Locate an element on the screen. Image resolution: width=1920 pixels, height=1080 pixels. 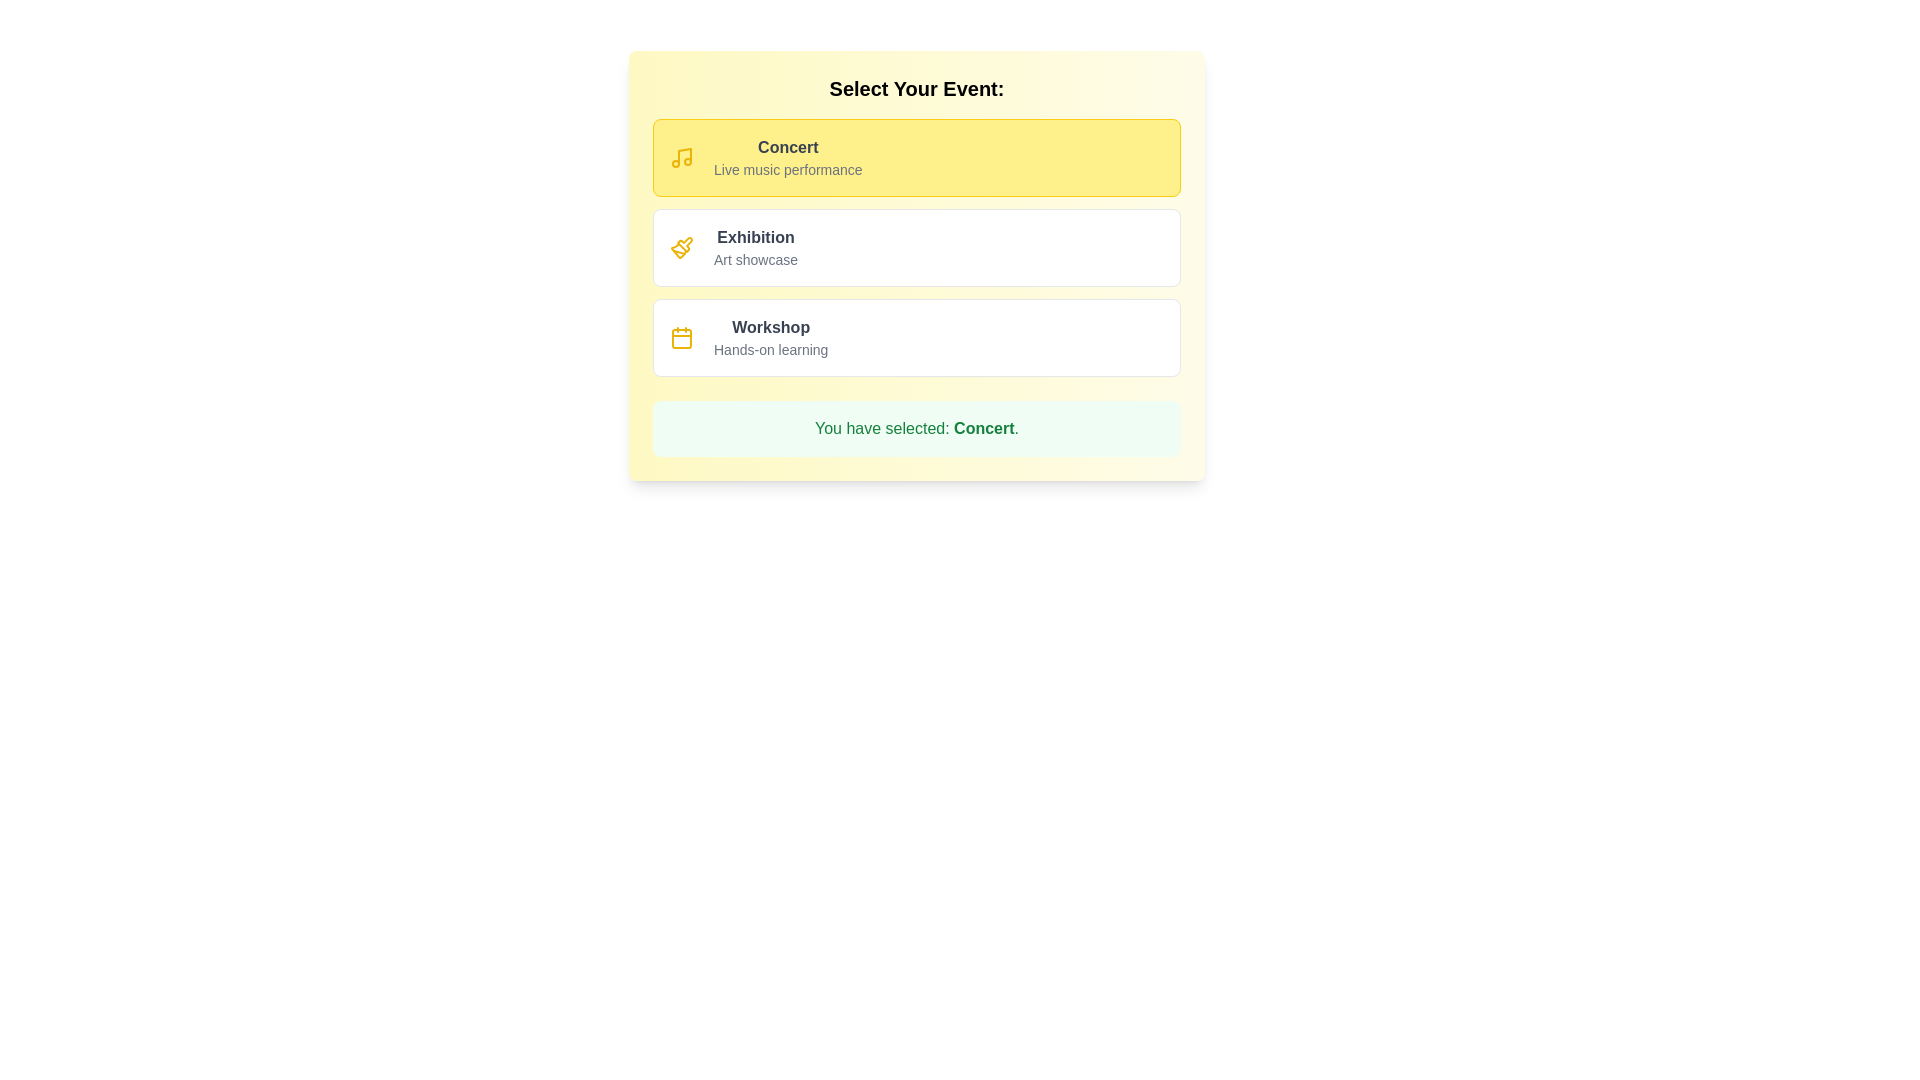
the 'Workshop' event choice icon, which is positioned at the start of the third entry in the event selection list, next to the 'Workshop' title is located at coordinates (686, 337).